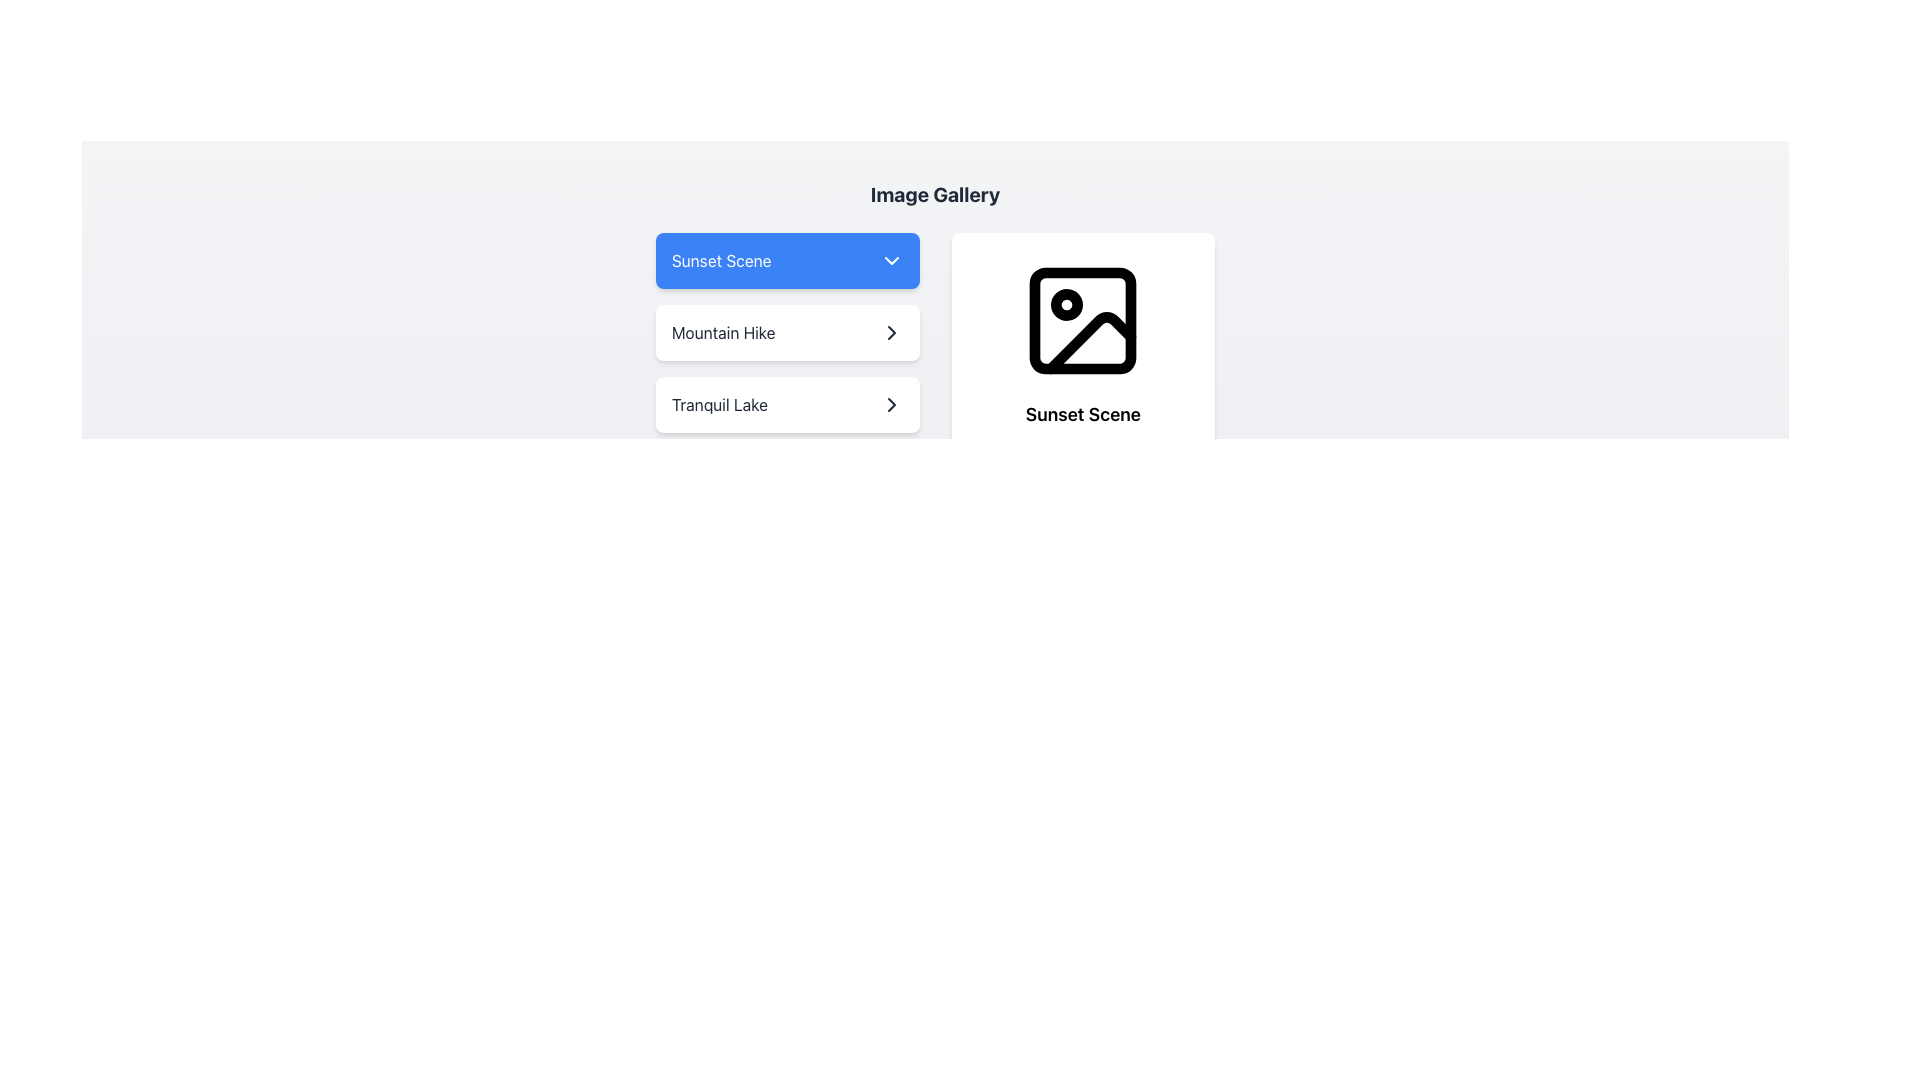  Describe the element at coordinates (720, 260) in the screenshot. I see `text content of the label 'Sunset Scene' which is styled with white text on a blue background and is the currently selected option within the dropdown menu` at that location.